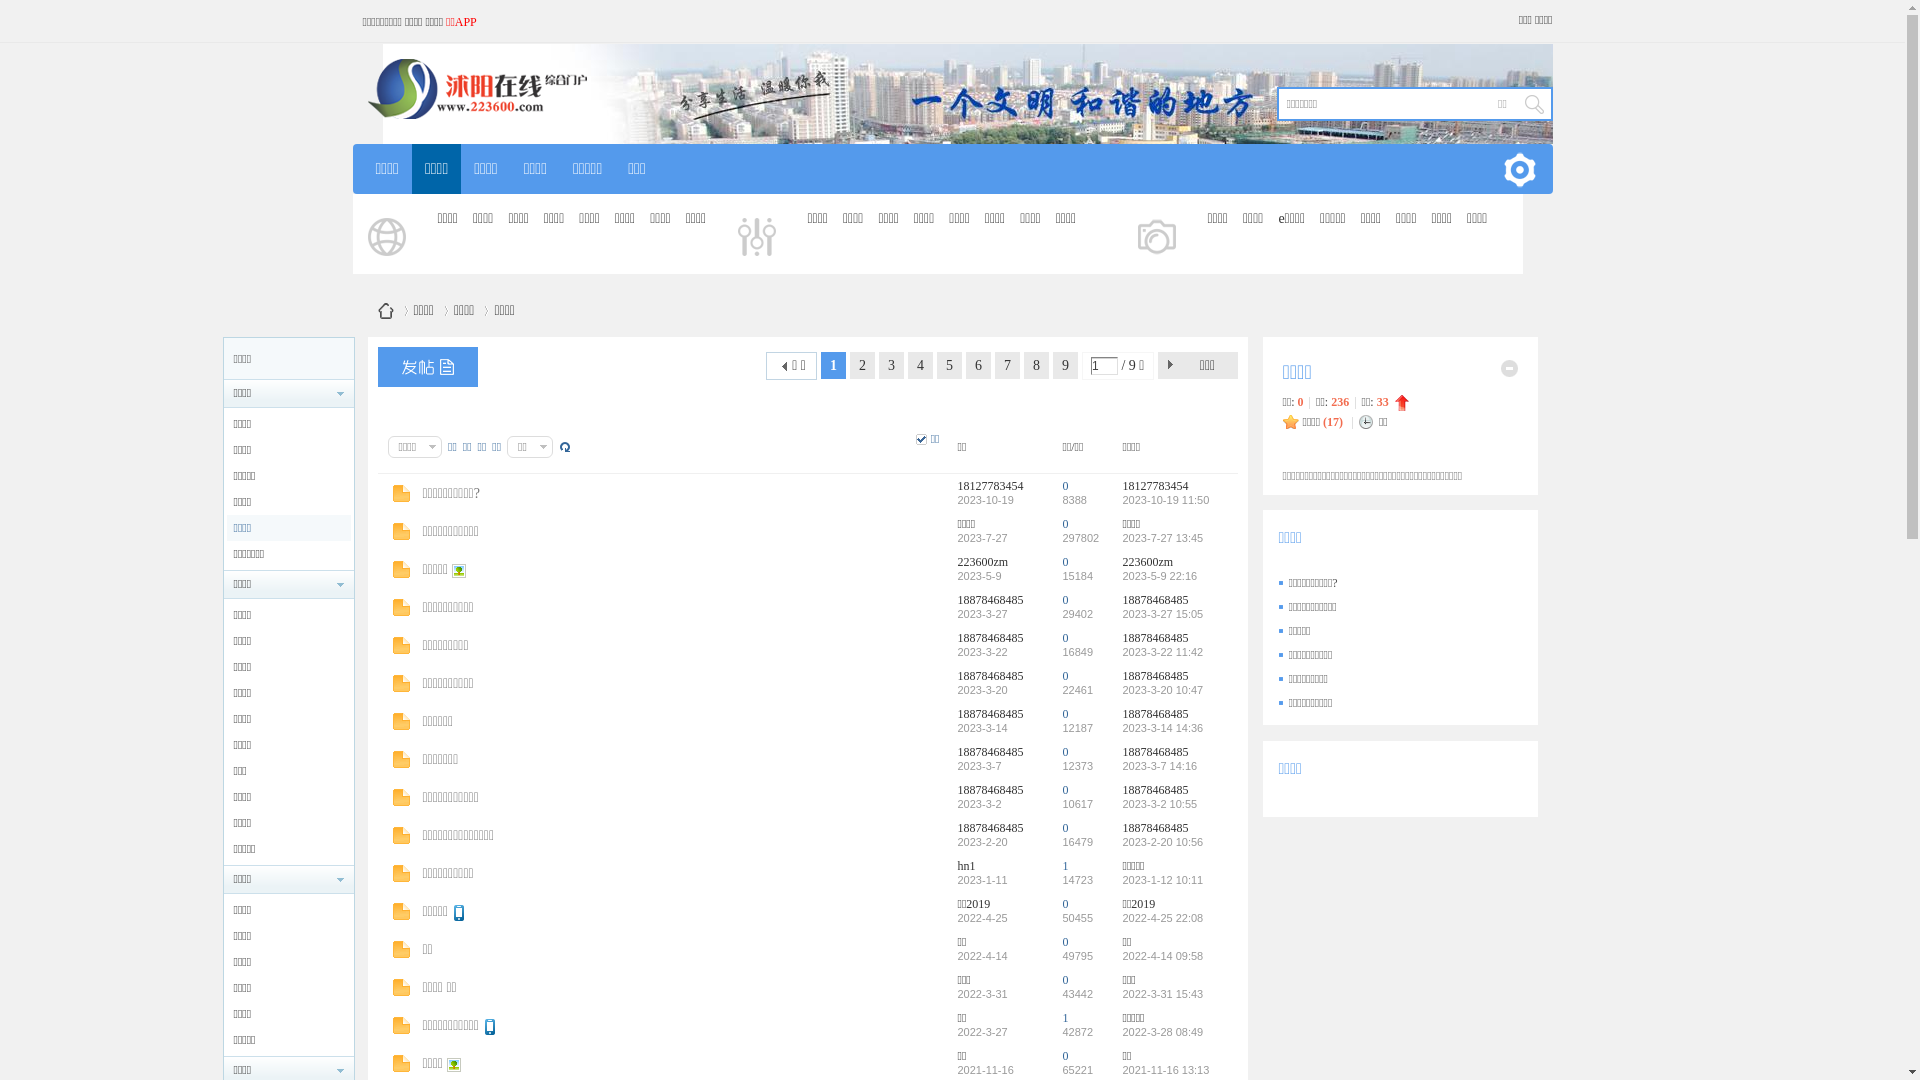  I want to click on '2023-3-2 10:55', so click(1159, 802).